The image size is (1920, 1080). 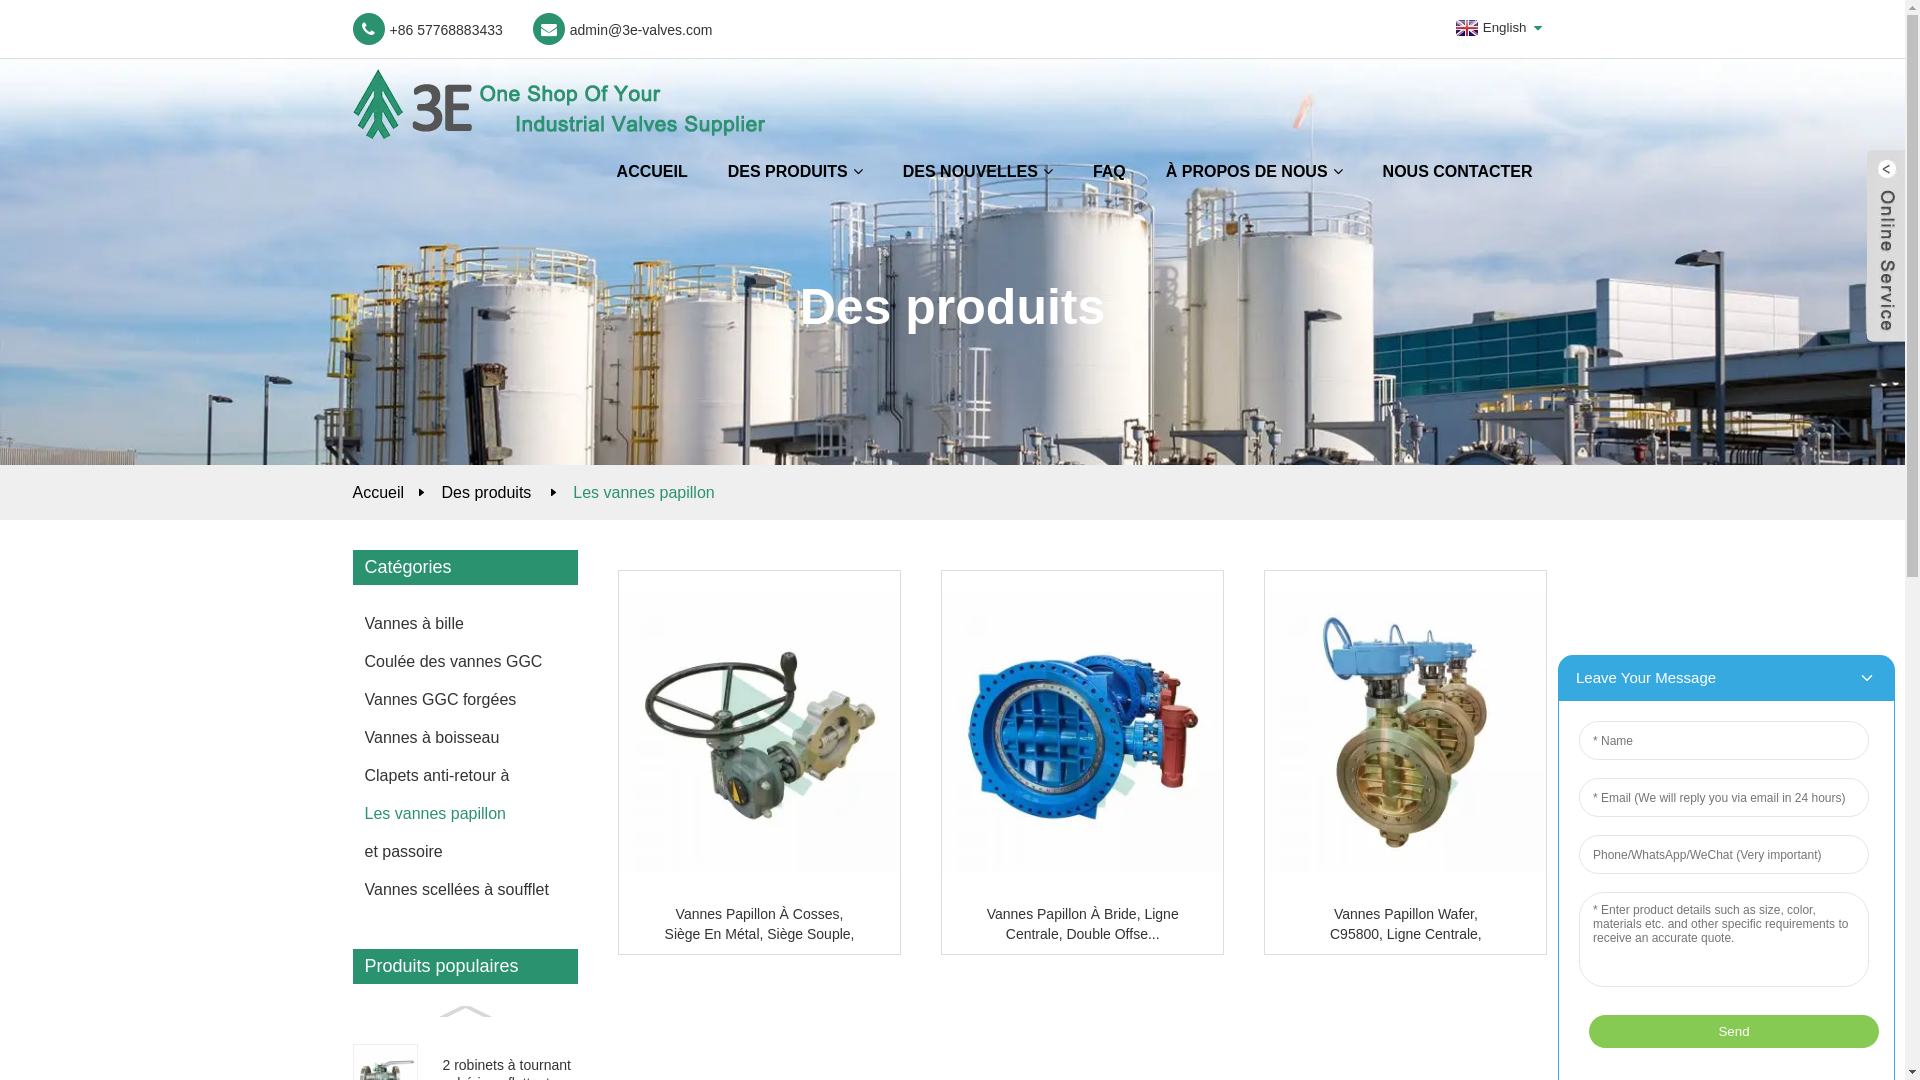 What do you see at coordinates (378, 492) in the screenshot?
I see `'Accueil'` at bounding box center [378, 492].